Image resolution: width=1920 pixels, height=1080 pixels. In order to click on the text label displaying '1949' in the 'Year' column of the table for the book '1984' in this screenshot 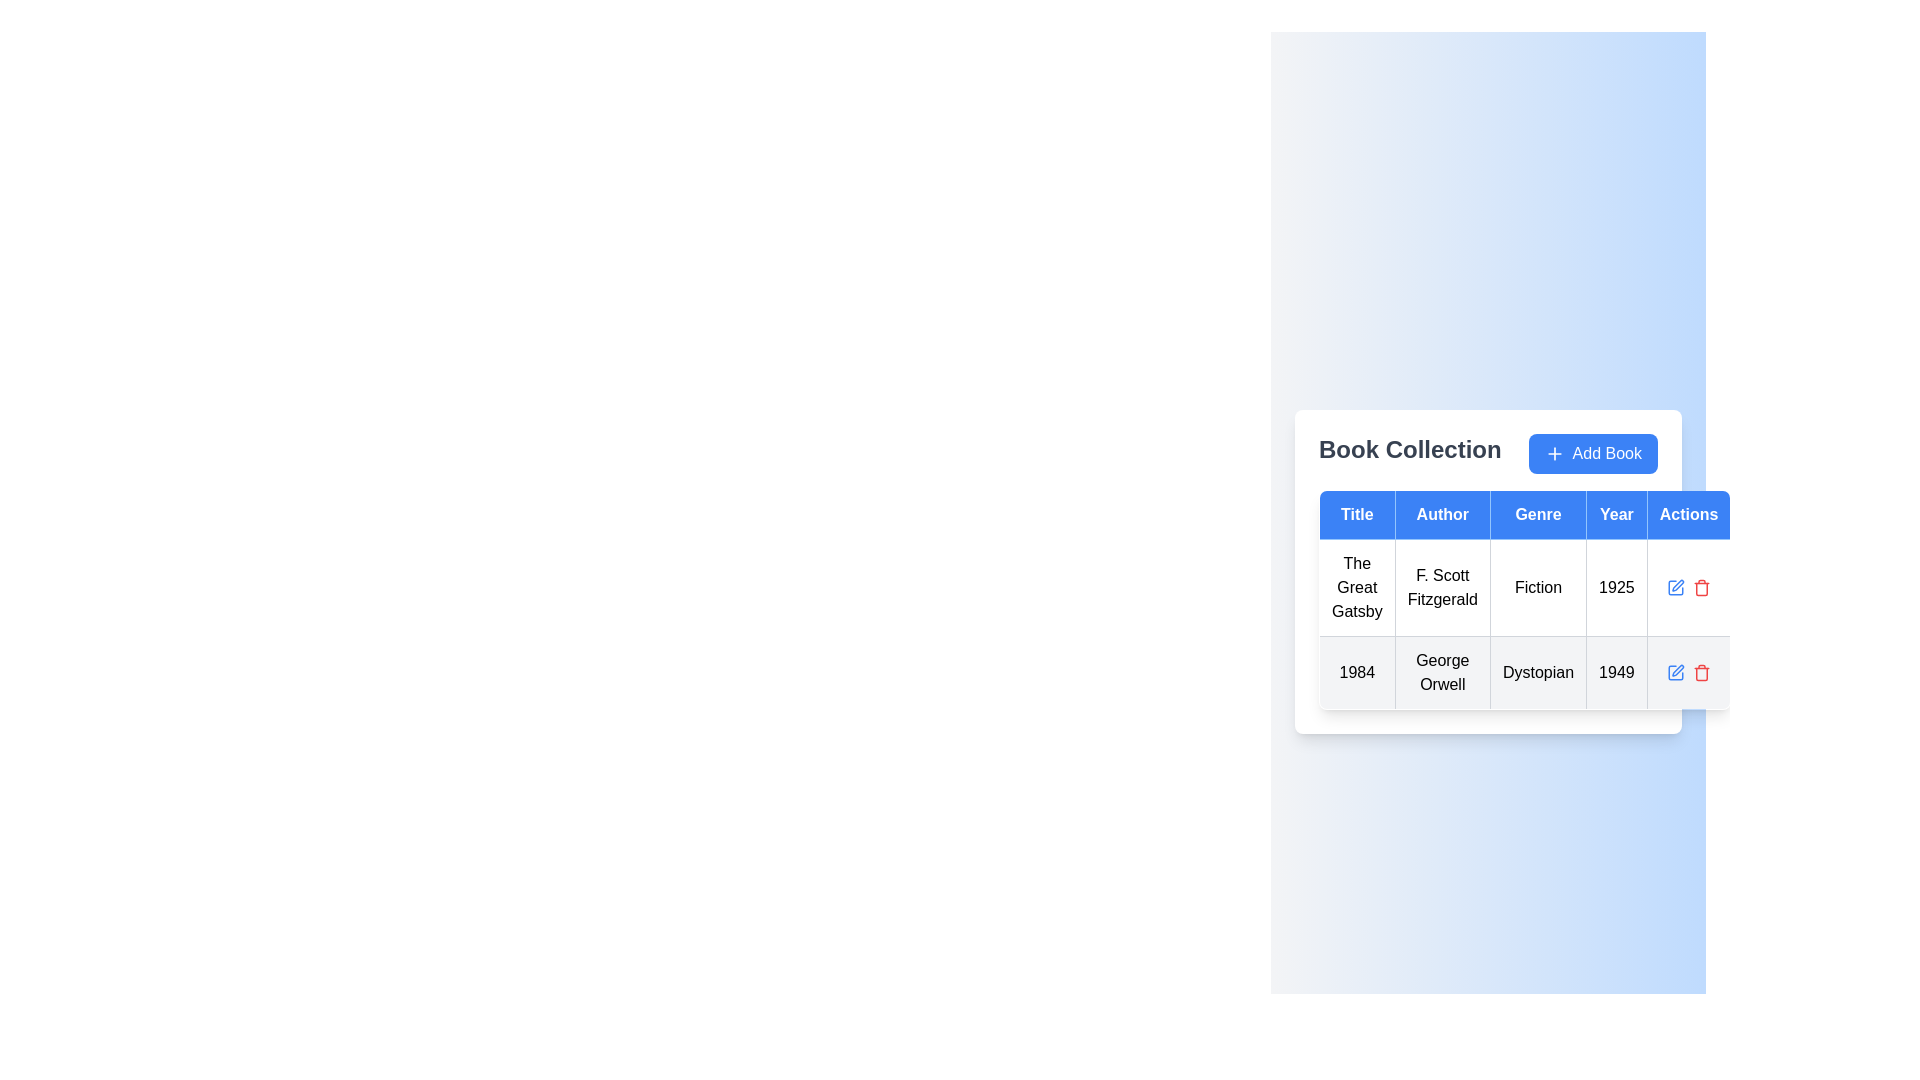, I will do `click(1616, 672)`.